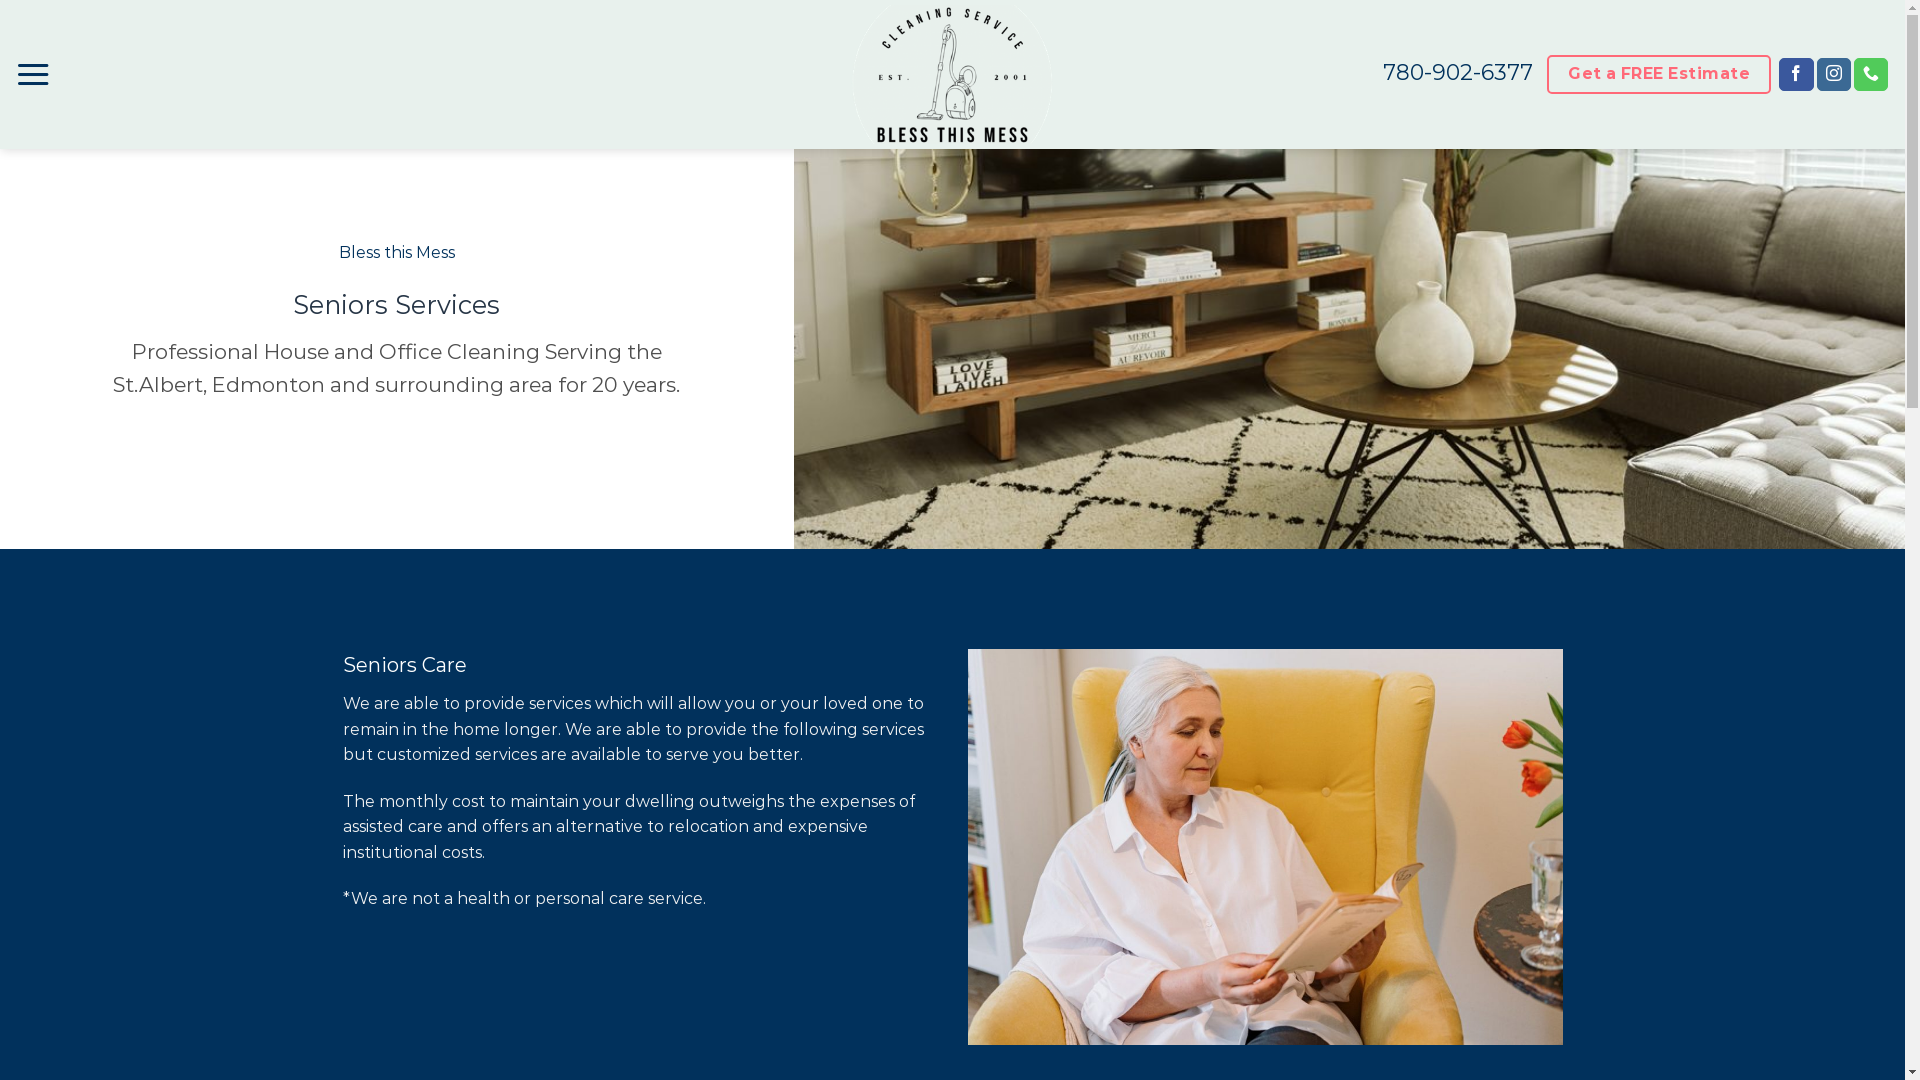 The image size is (1920, 1080). Describe the element at coordinates (1779, 73) in the screenshot. I see `'Follow on Facebook'` at that location.